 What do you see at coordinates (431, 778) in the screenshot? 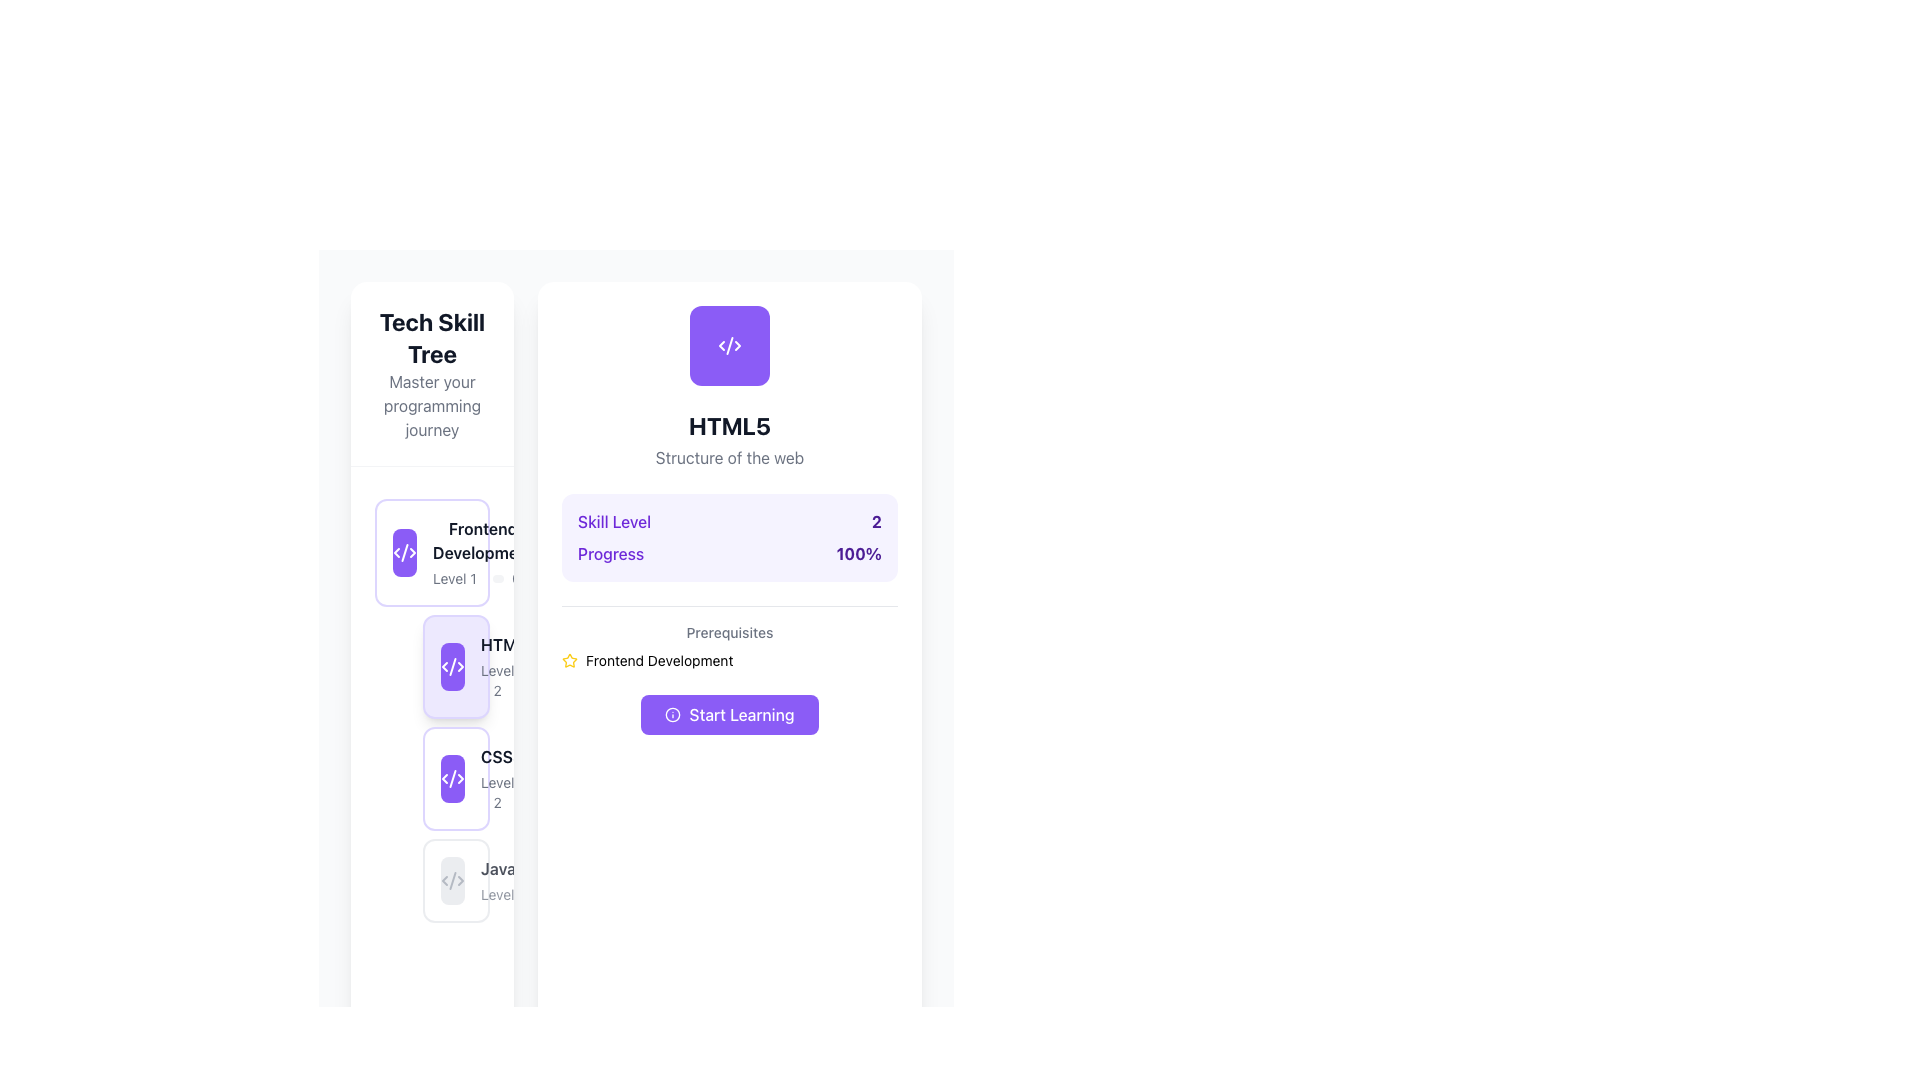
I see `the card with a violet border and coding symbol labeled 'CSS3 Level 2'` at bounding box center [431, 778].